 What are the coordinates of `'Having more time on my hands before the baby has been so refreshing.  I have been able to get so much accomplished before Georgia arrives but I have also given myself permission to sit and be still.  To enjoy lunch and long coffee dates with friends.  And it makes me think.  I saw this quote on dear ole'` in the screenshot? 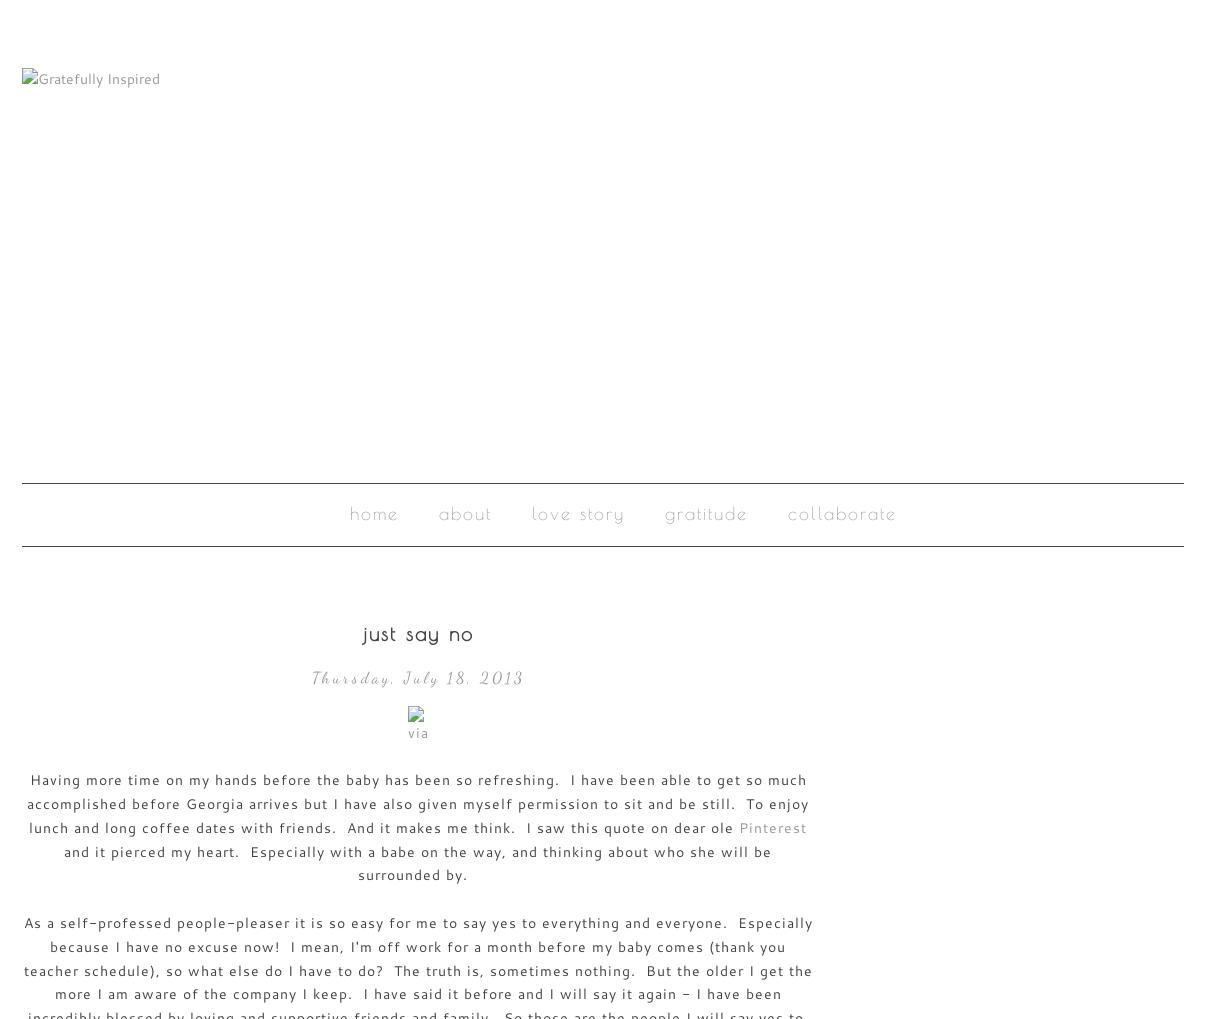 It's located at (418, 803).